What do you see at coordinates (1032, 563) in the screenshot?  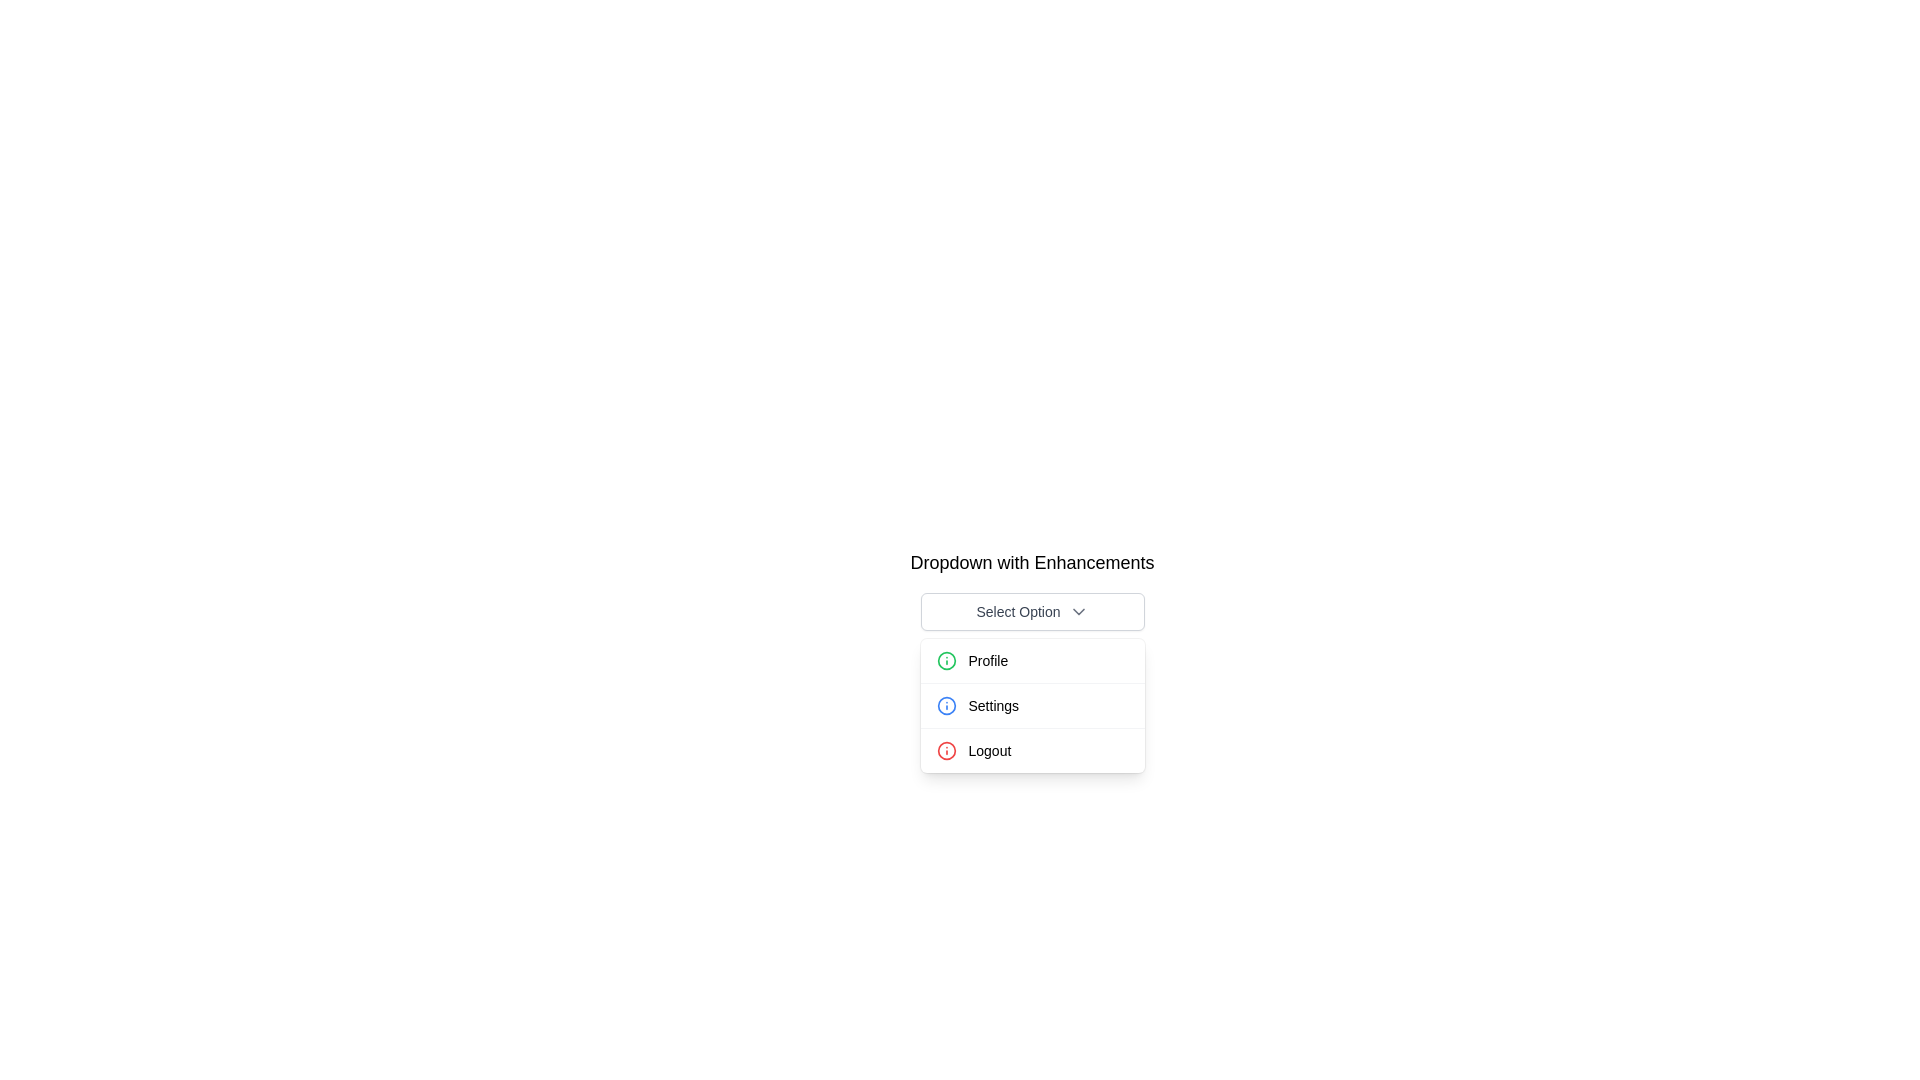 I see `the static text label that serves as a descriptor for the dropdown menu, located at the top of the dropdown section` at bounding box center [1032, 563].